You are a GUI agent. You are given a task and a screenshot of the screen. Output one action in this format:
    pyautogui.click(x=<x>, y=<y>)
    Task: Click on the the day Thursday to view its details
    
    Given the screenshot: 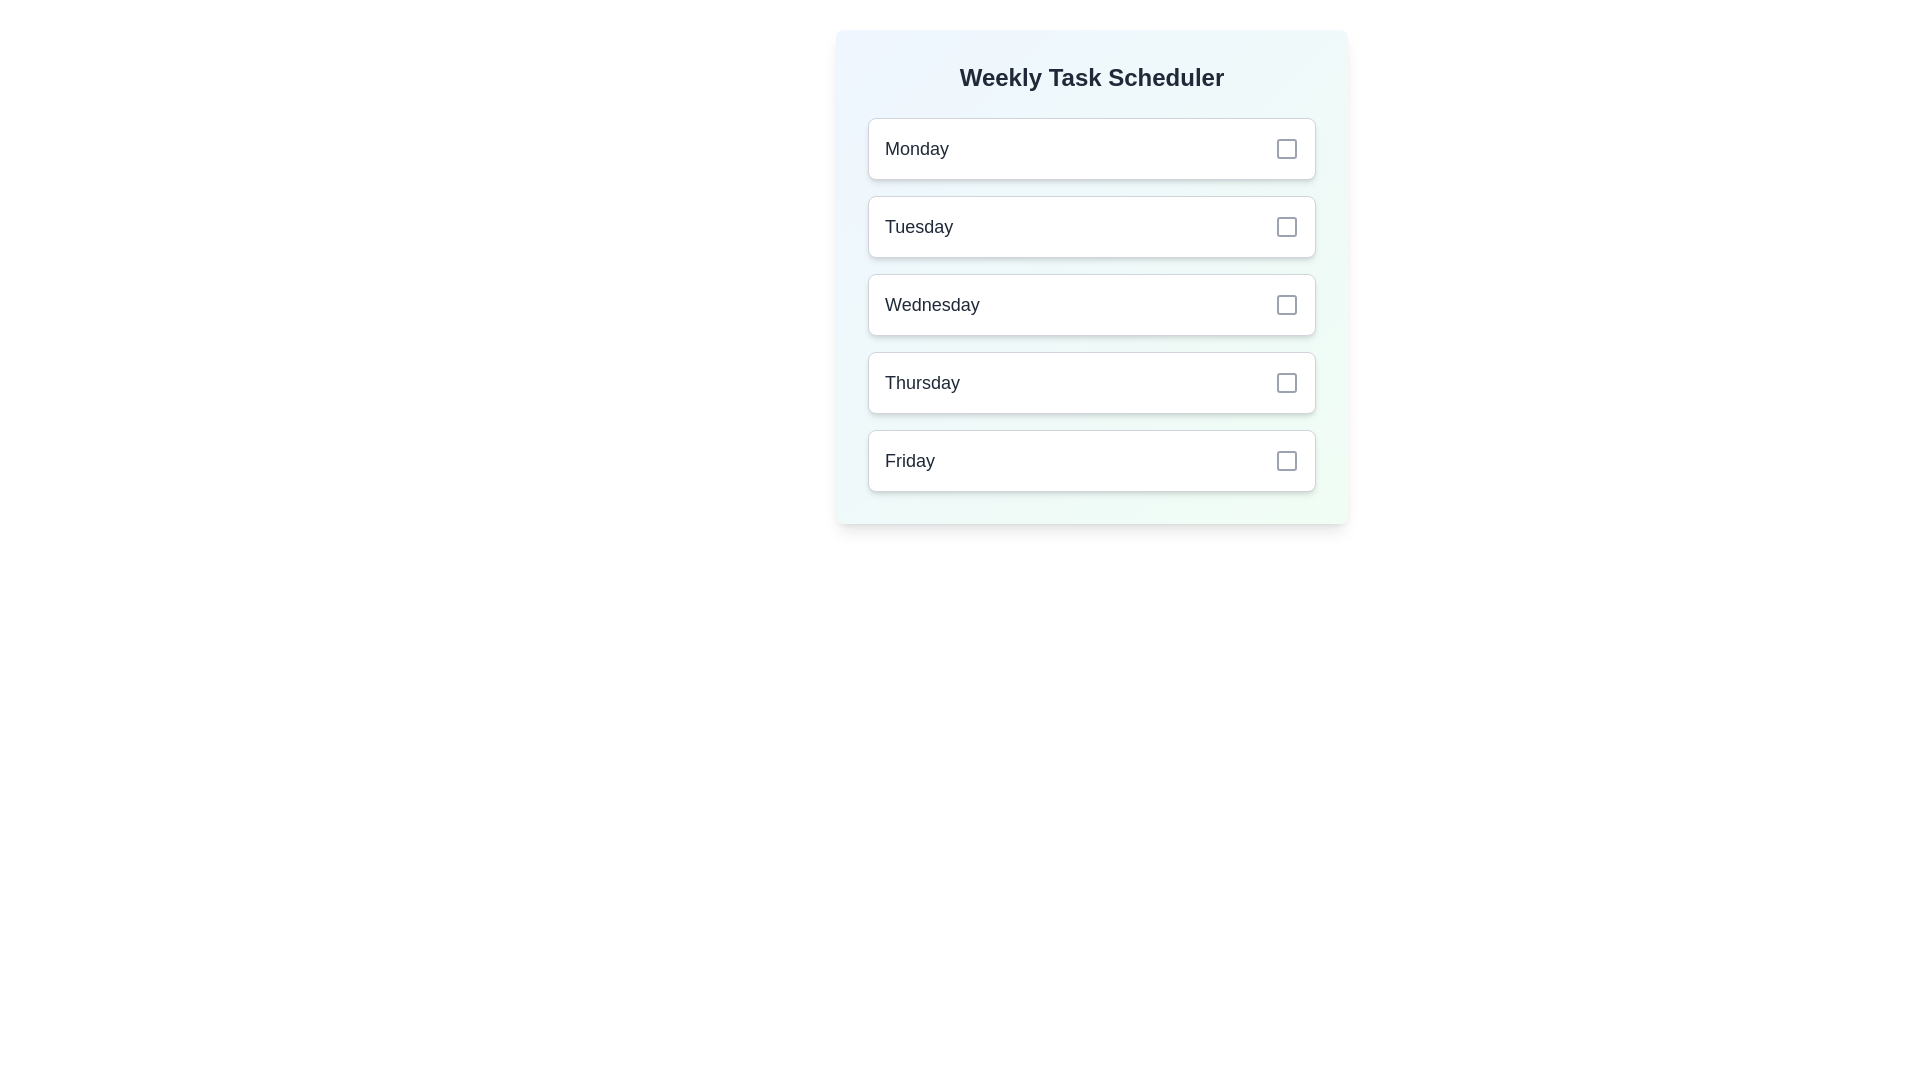 What is the action you would take?
    pyautogui.click(x=1090, y=382)
    